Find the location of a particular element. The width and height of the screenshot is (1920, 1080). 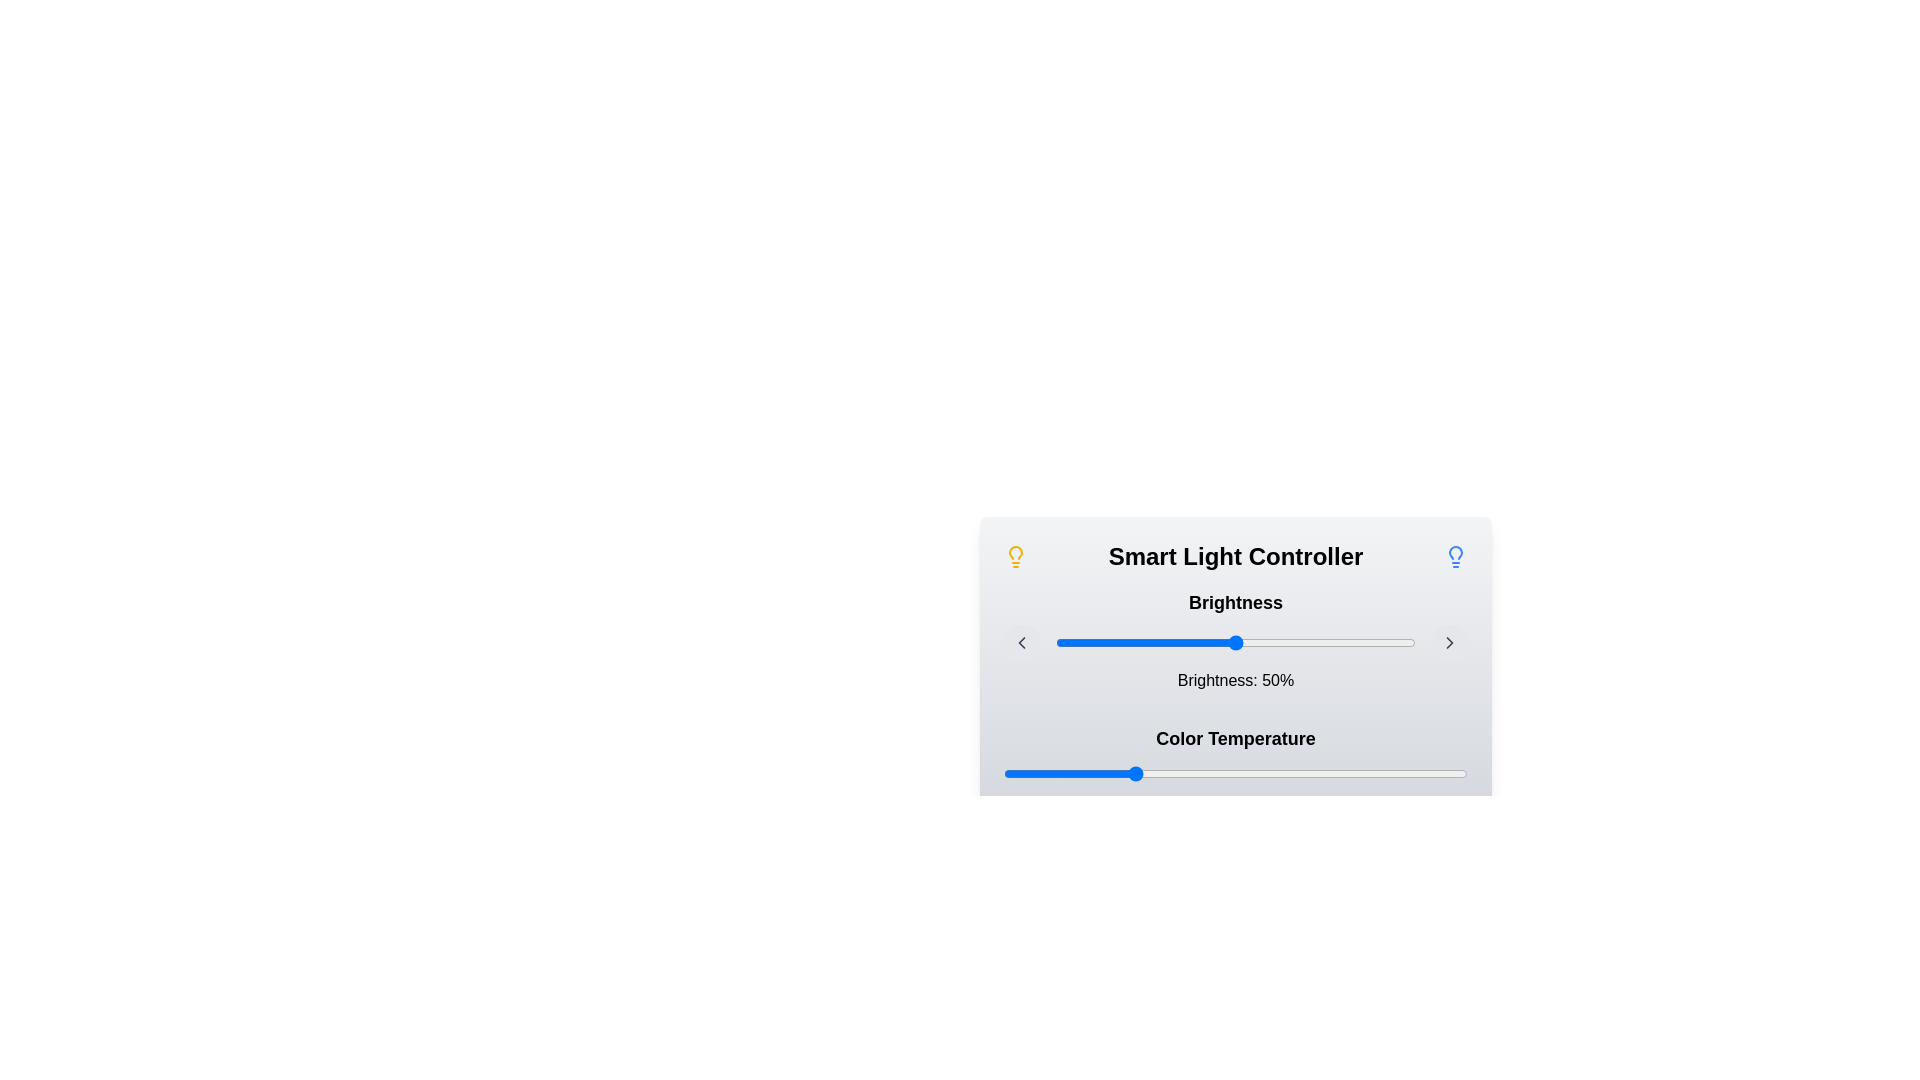

the color temperature is located at coordinates (1261, 773).